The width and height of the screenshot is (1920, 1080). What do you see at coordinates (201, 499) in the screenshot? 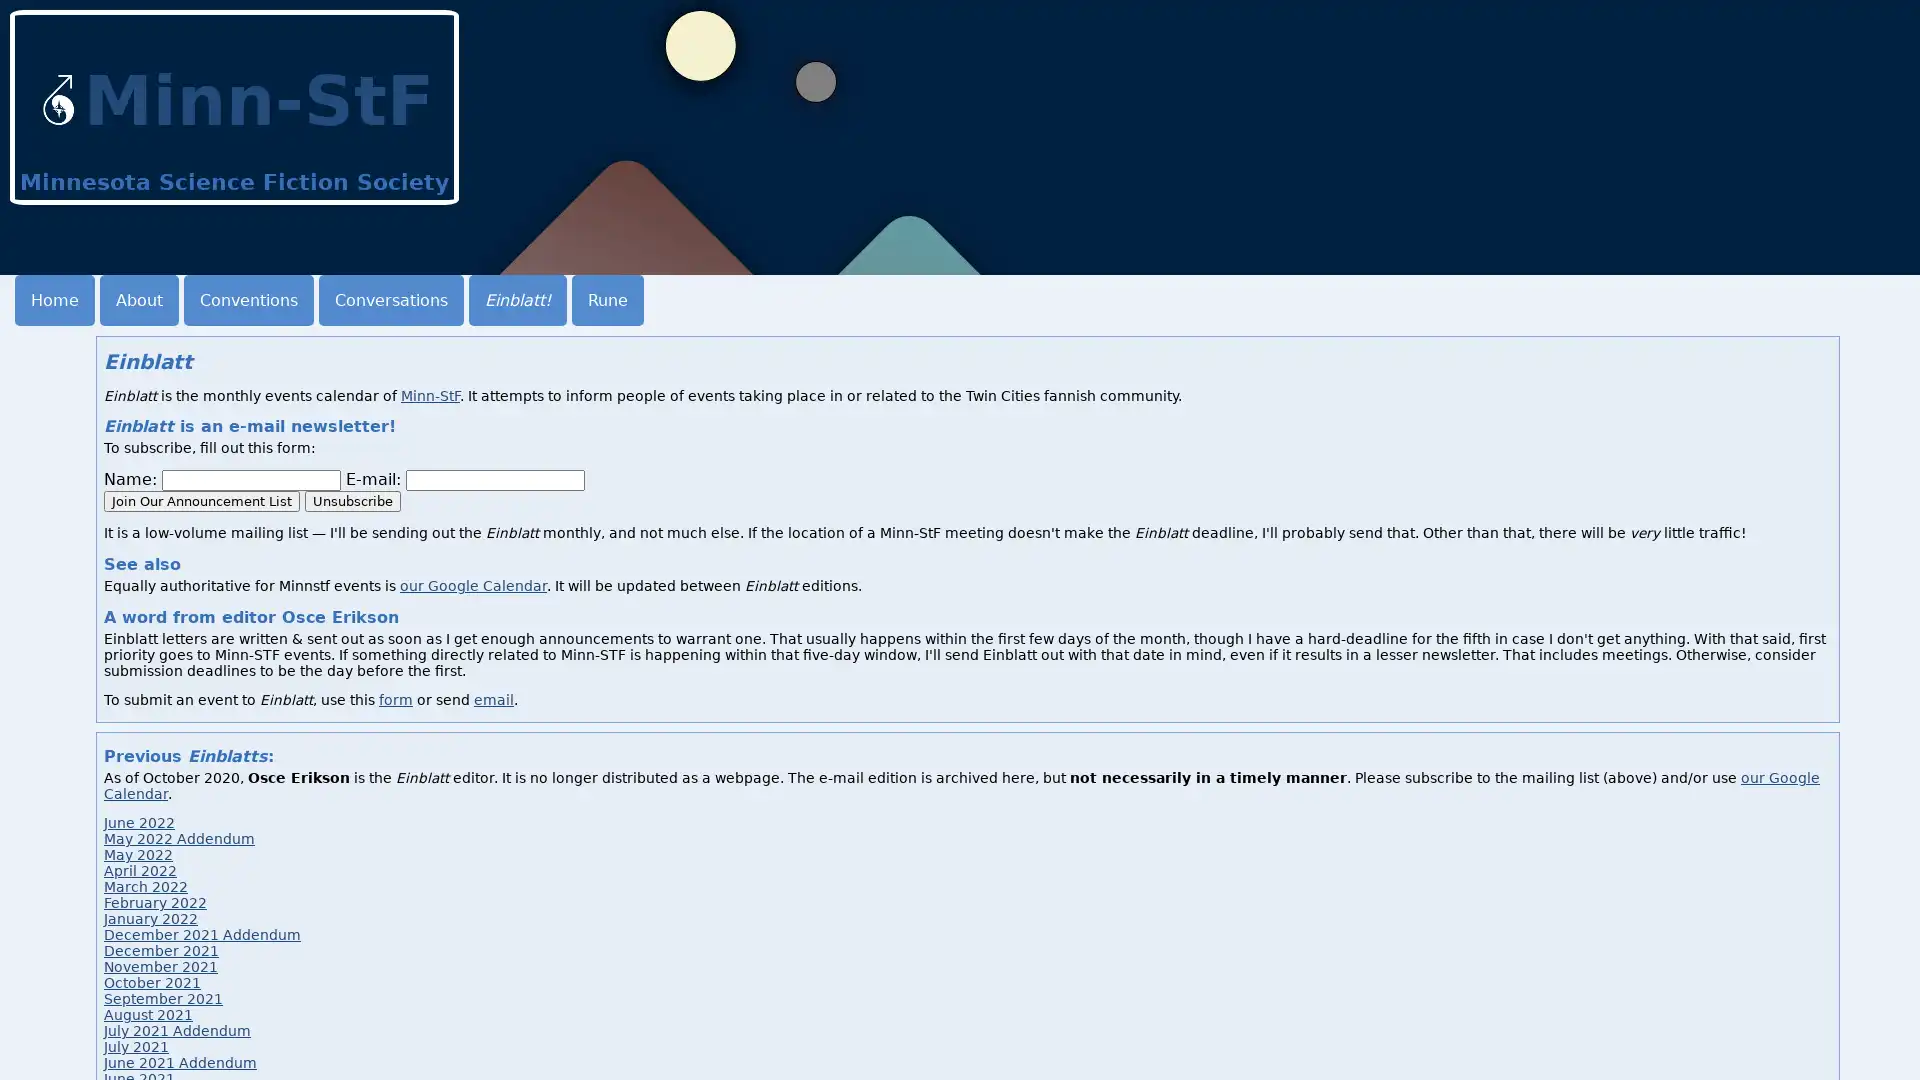
I see `Join Our Announcement List` at bounding box center [201, 499].